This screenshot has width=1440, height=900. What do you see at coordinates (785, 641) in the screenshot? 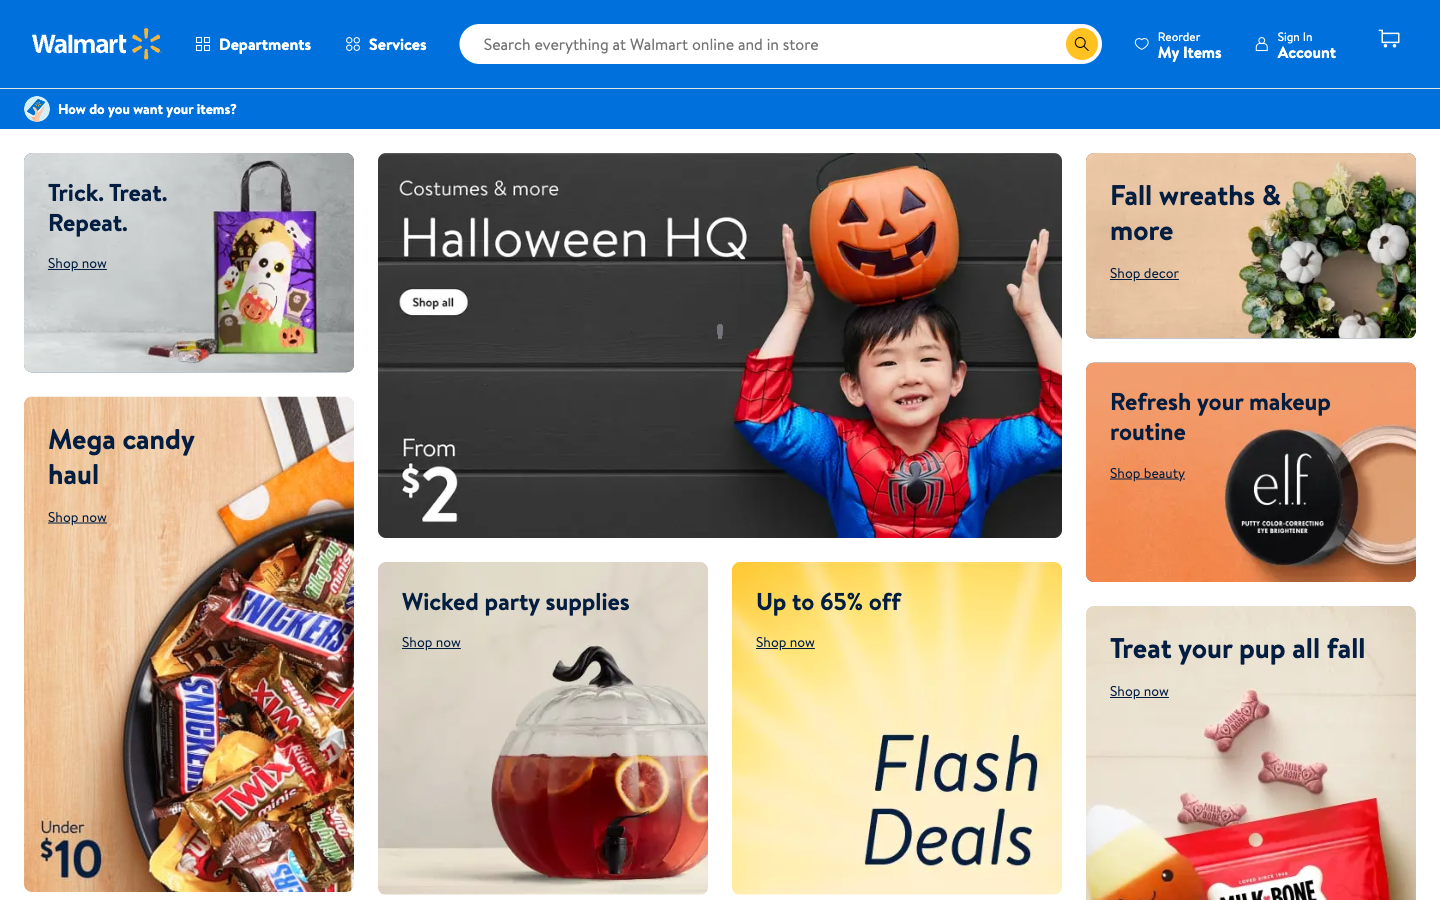
I see `flash deals part on the website through shop now click action` at bounding box center [785, 641].